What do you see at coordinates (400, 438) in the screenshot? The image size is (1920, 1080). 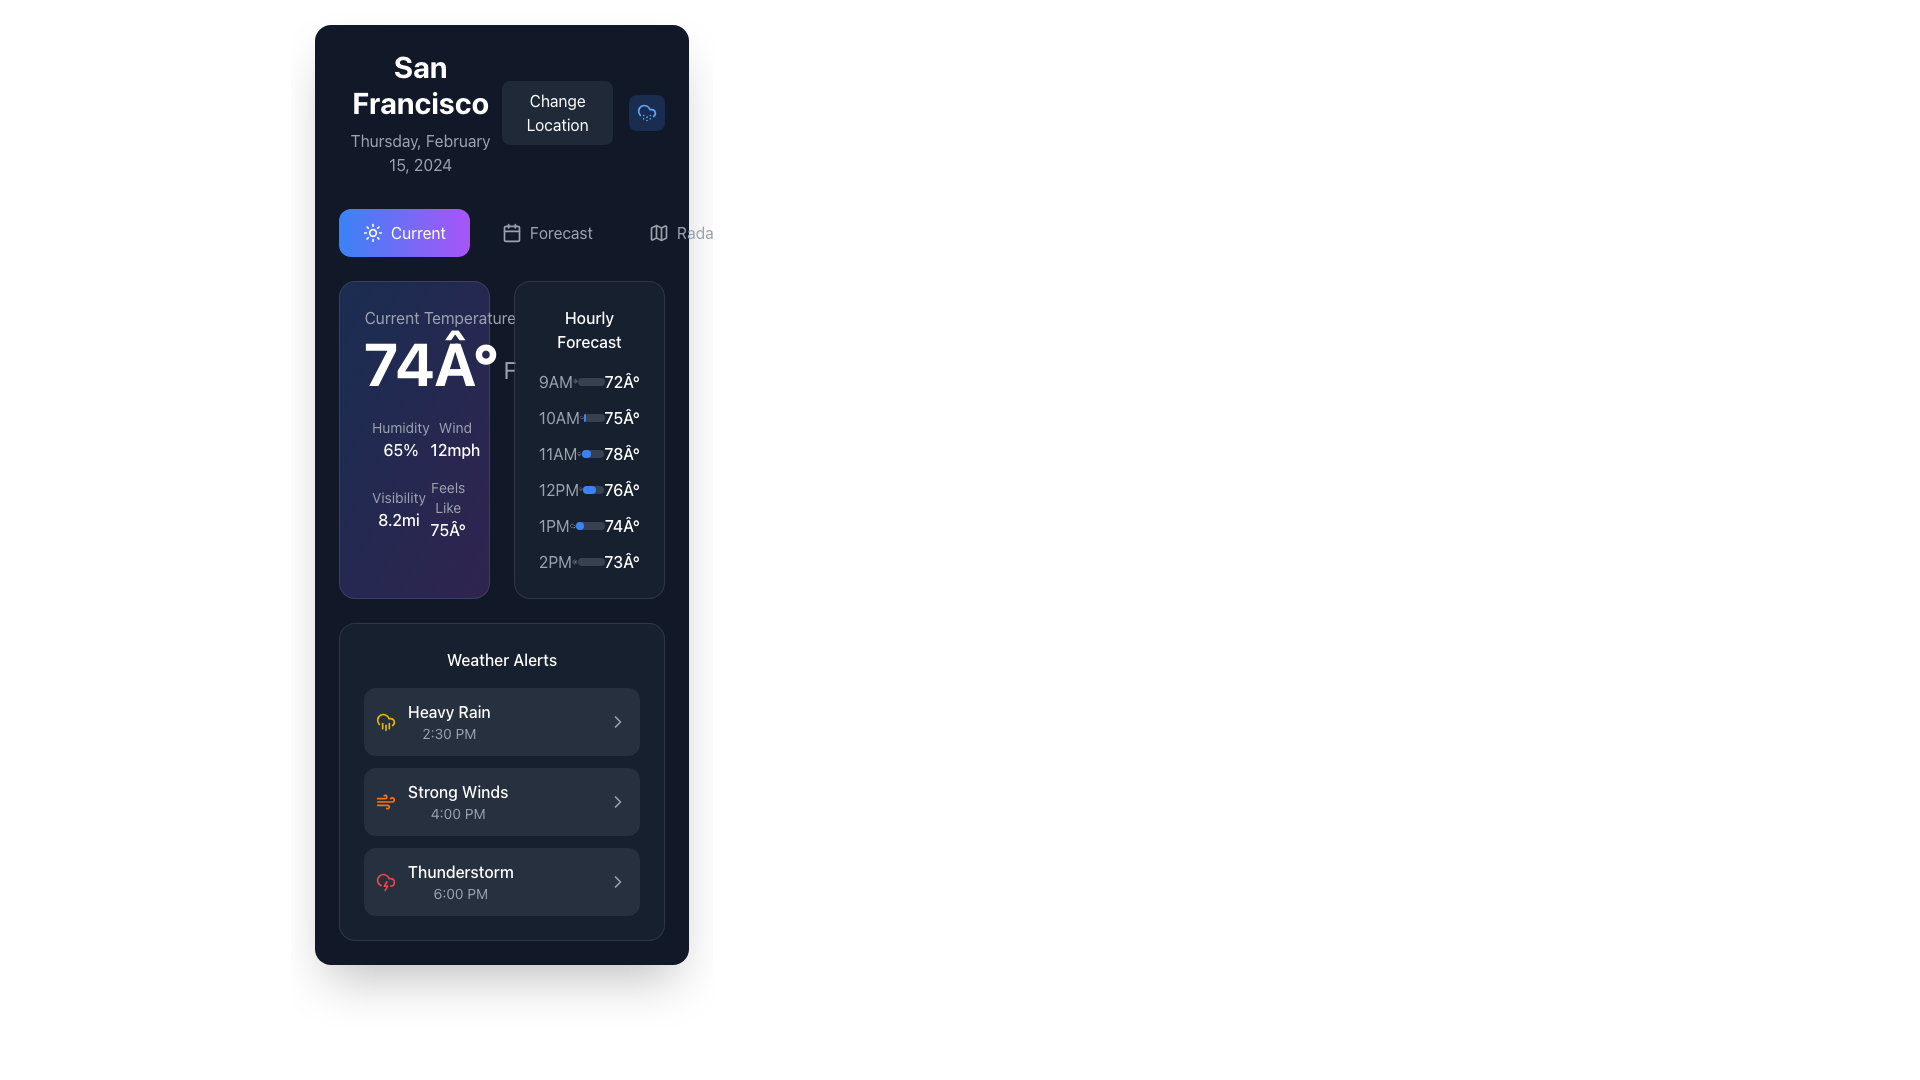 I see `adjacent elements for weather details near the 'Humidity 65%' text display in the Current Temperature section of the weather application` at bounding box center [400, 438].